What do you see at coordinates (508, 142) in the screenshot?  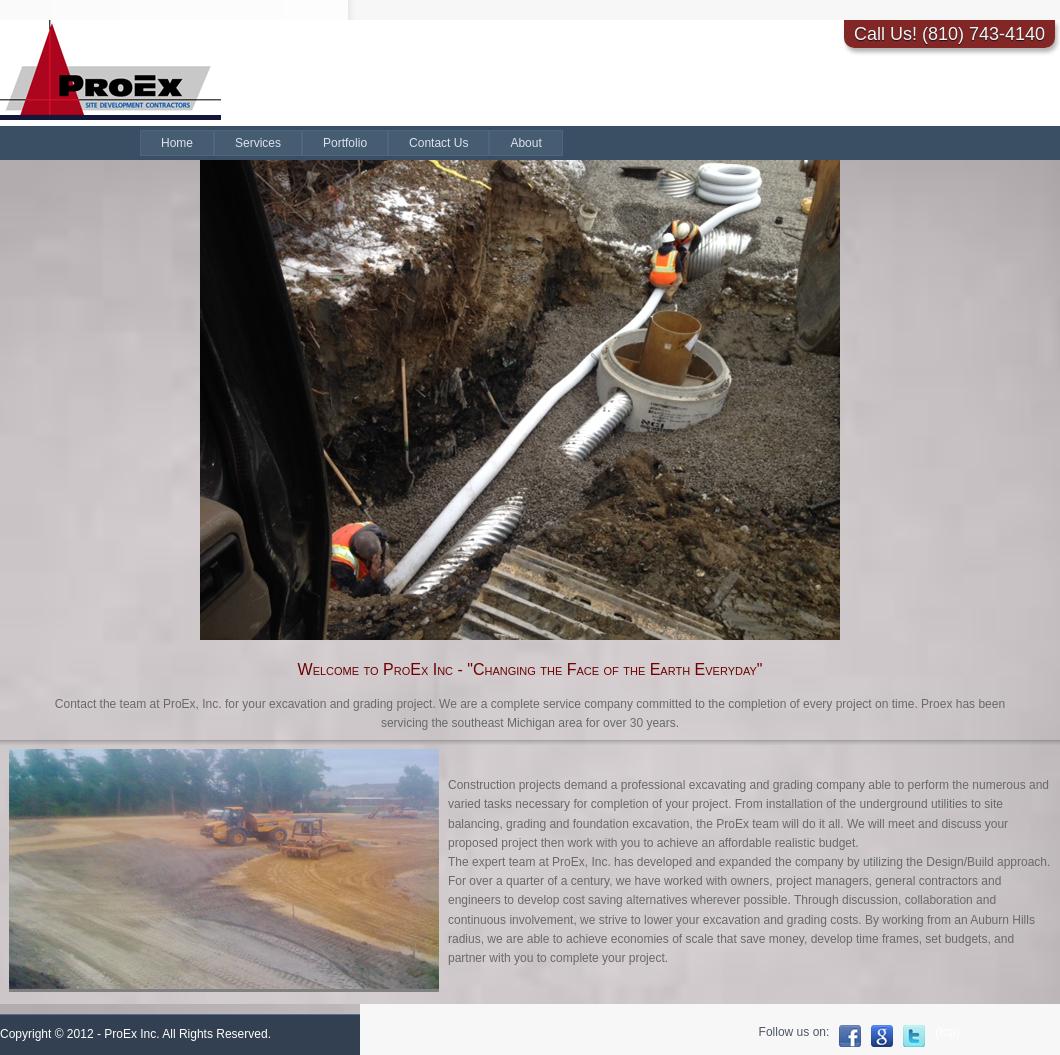 I see `'About'` at bounding box center [508, 142].